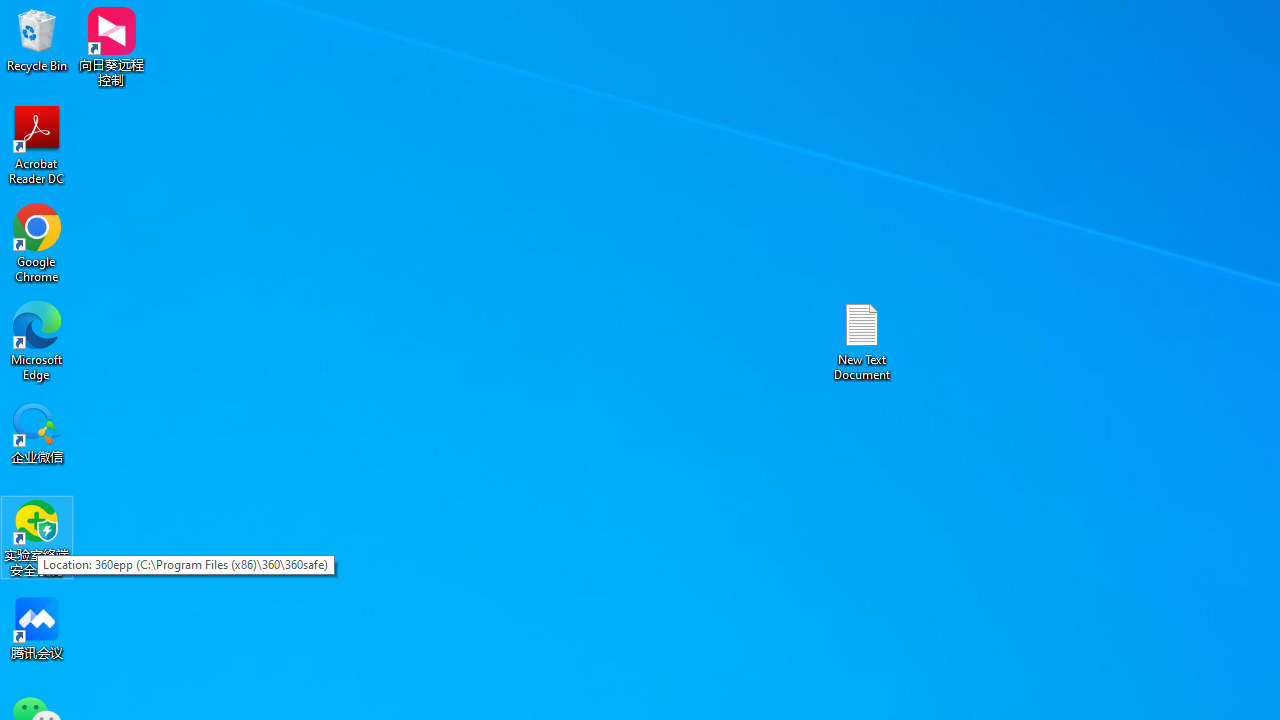 Image resolution: width=1280 pixels, height=720 pixels. I want to click on 'Acrobat Reader DC', so click(37, 144).